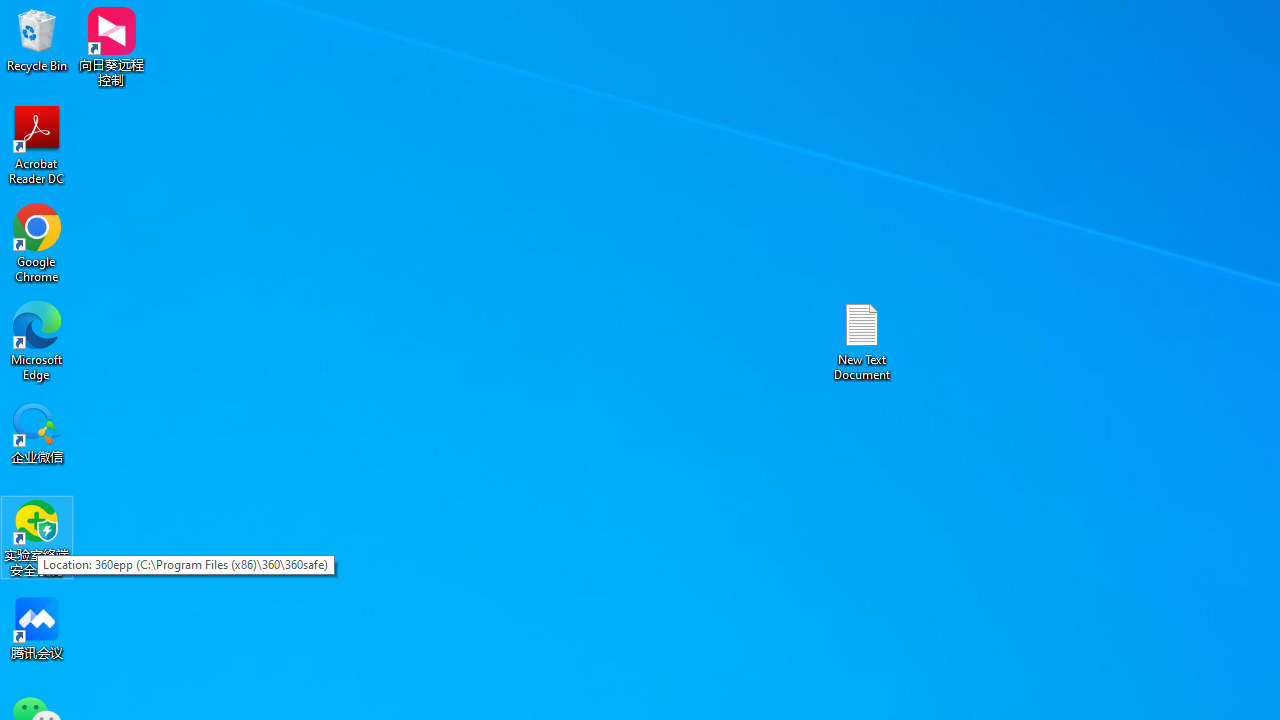 Image resolution: width=1280 pixels, height=720 pixels. I want to click on 'Acrobat Reader DC', so click(37, 144).